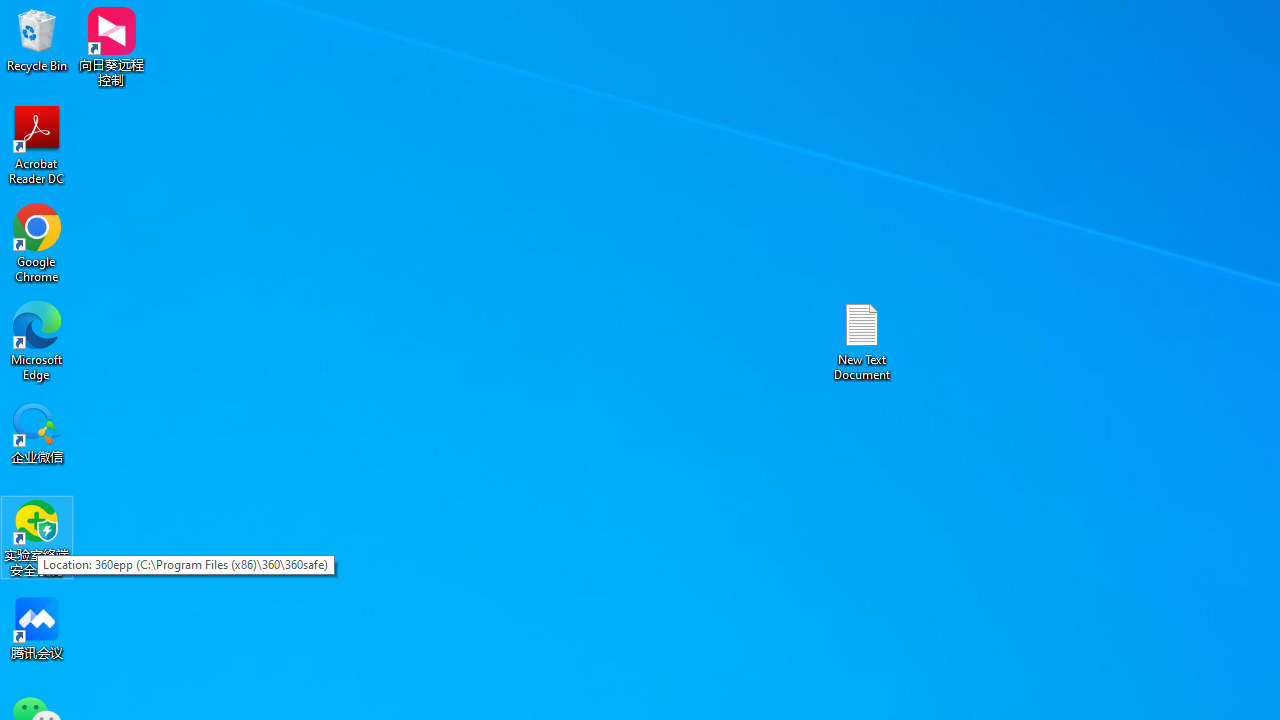 Image resolution: width=1280 pixels, height=720 pixels. I want to click on 'Acrobat Reader DC', so click(37, 144).